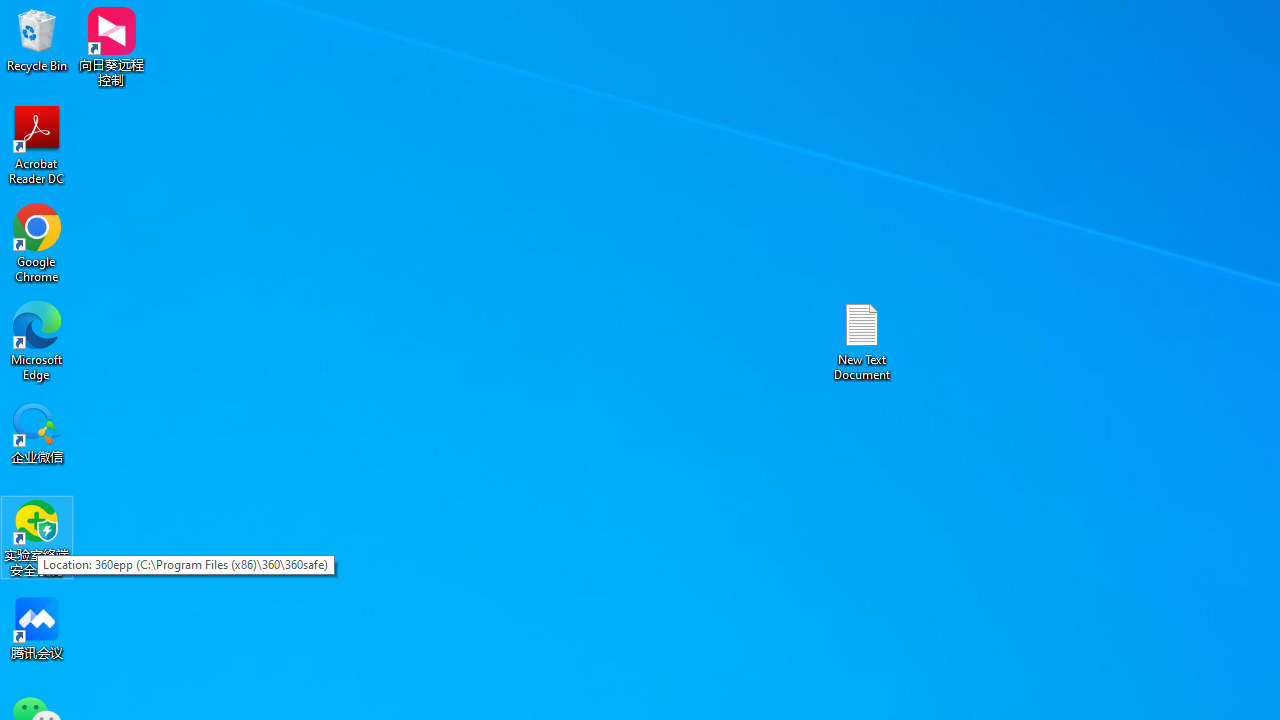 Image resolution: width=1280 pixels, height=720 pixels. I want to click on 'Acrobat Reader DC', so click(37, 144).